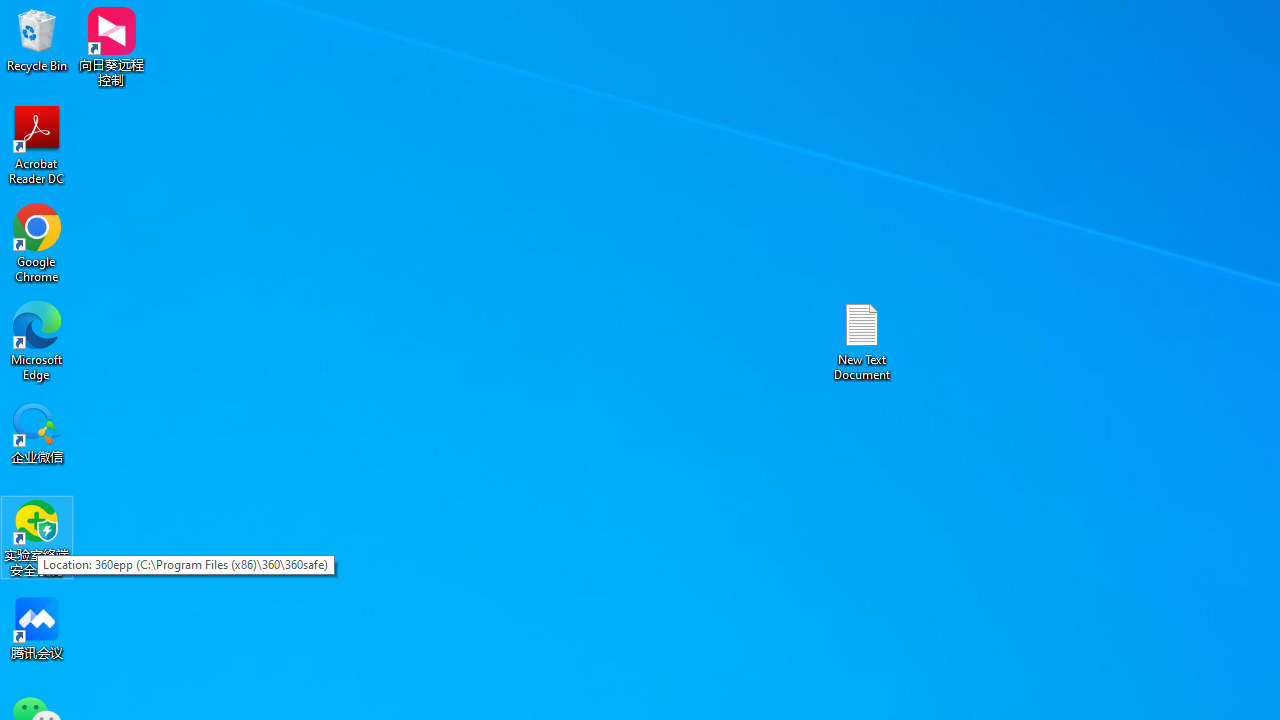 Image resolution: width=1280 pixels, height=720 pixels. I want to click on 'Acrobat Reader DC', so click(37, 144).